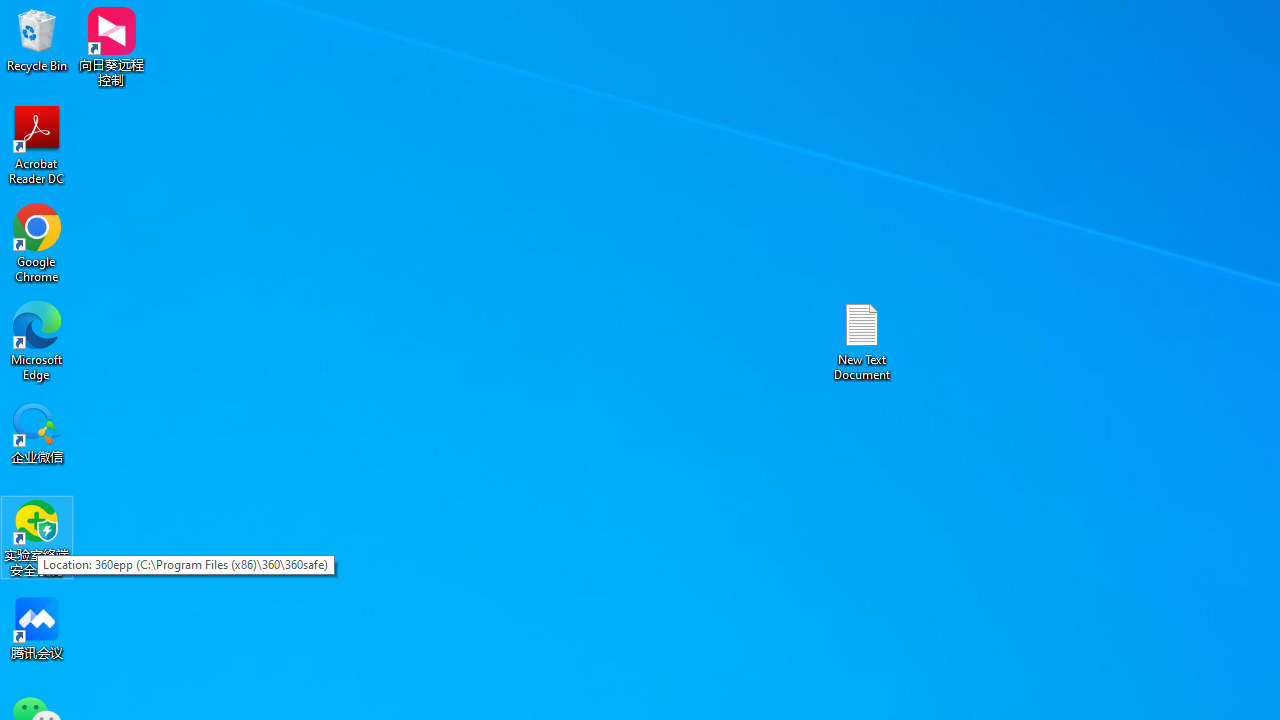 Image resolution: width=1280 pixels, height=720 pixels. I want to click on 'Acrobat Reader DC', so click(37, 144).